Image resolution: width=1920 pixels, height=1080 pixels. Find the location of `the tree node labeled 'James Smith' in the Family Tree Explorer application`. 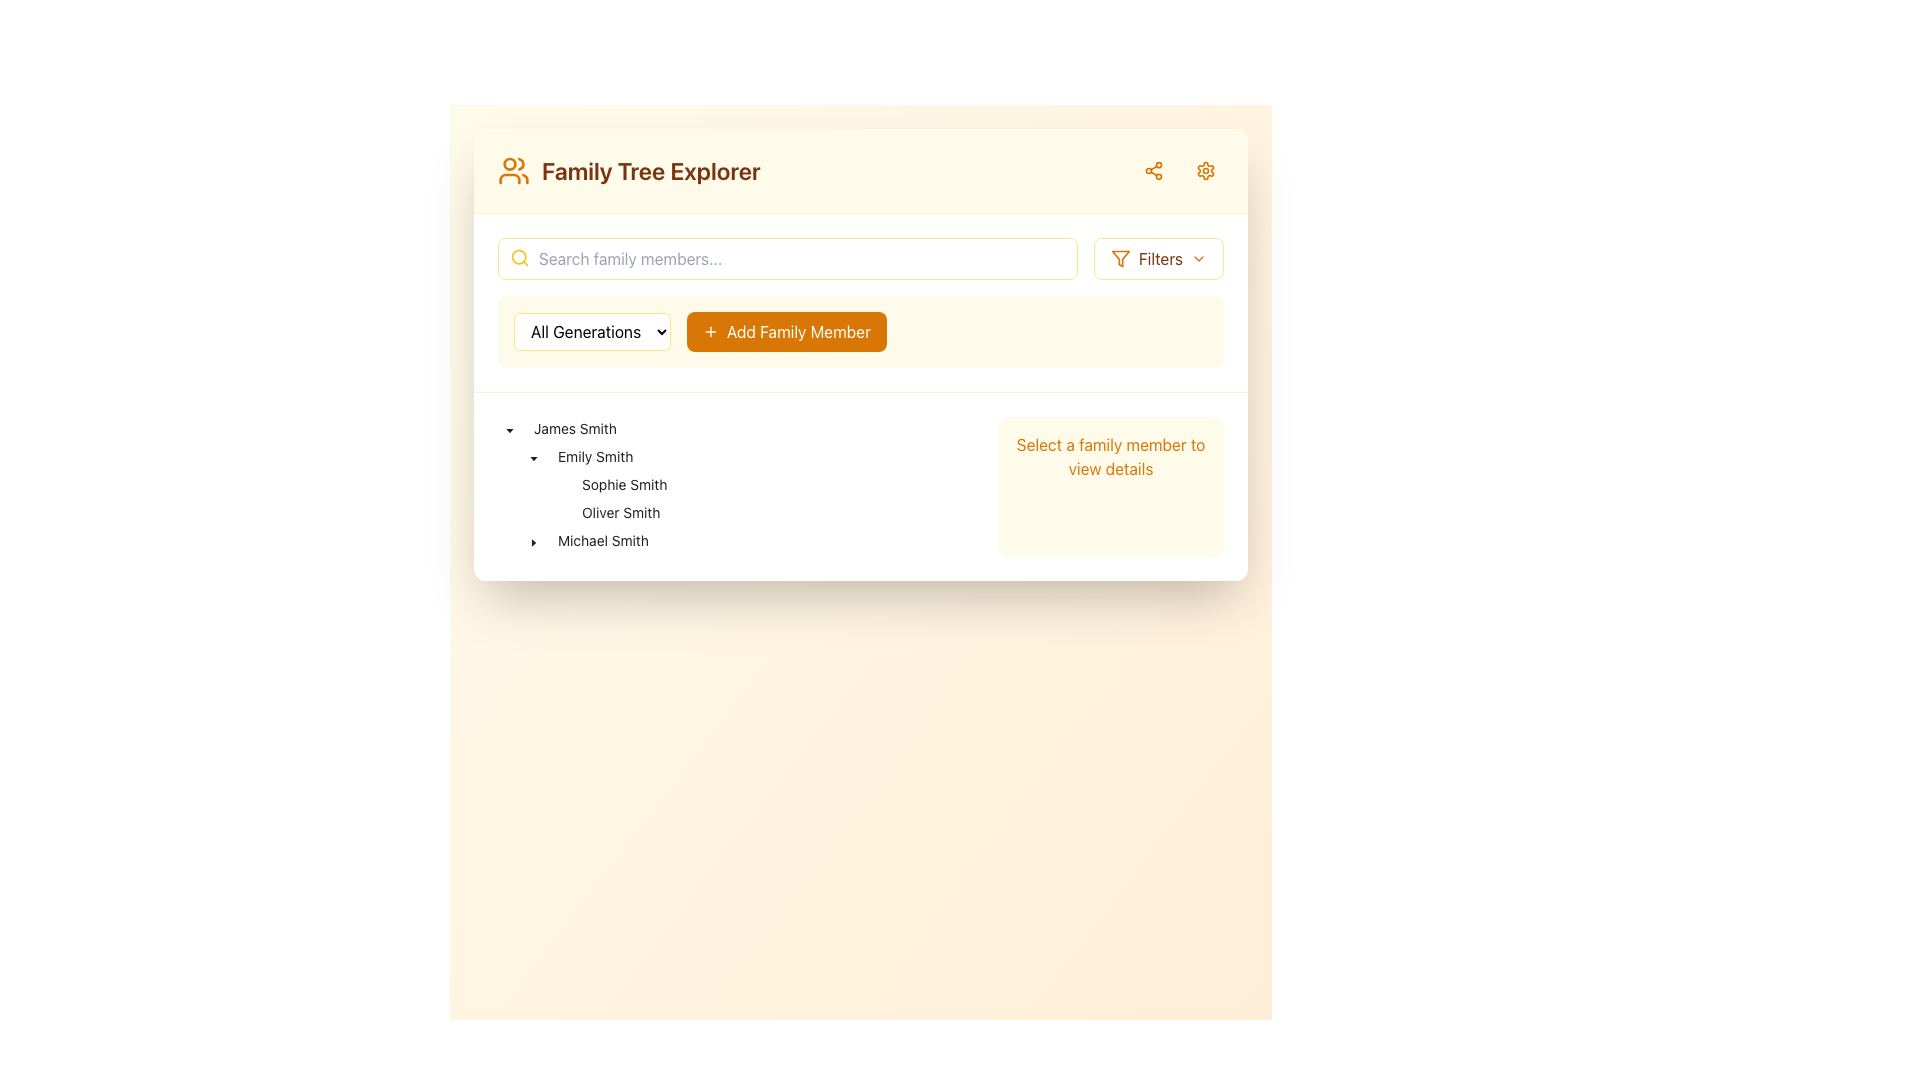

the tree node labeled 'James Smith' in the Family Tree Explorer application is located at coordinates (574, 427).